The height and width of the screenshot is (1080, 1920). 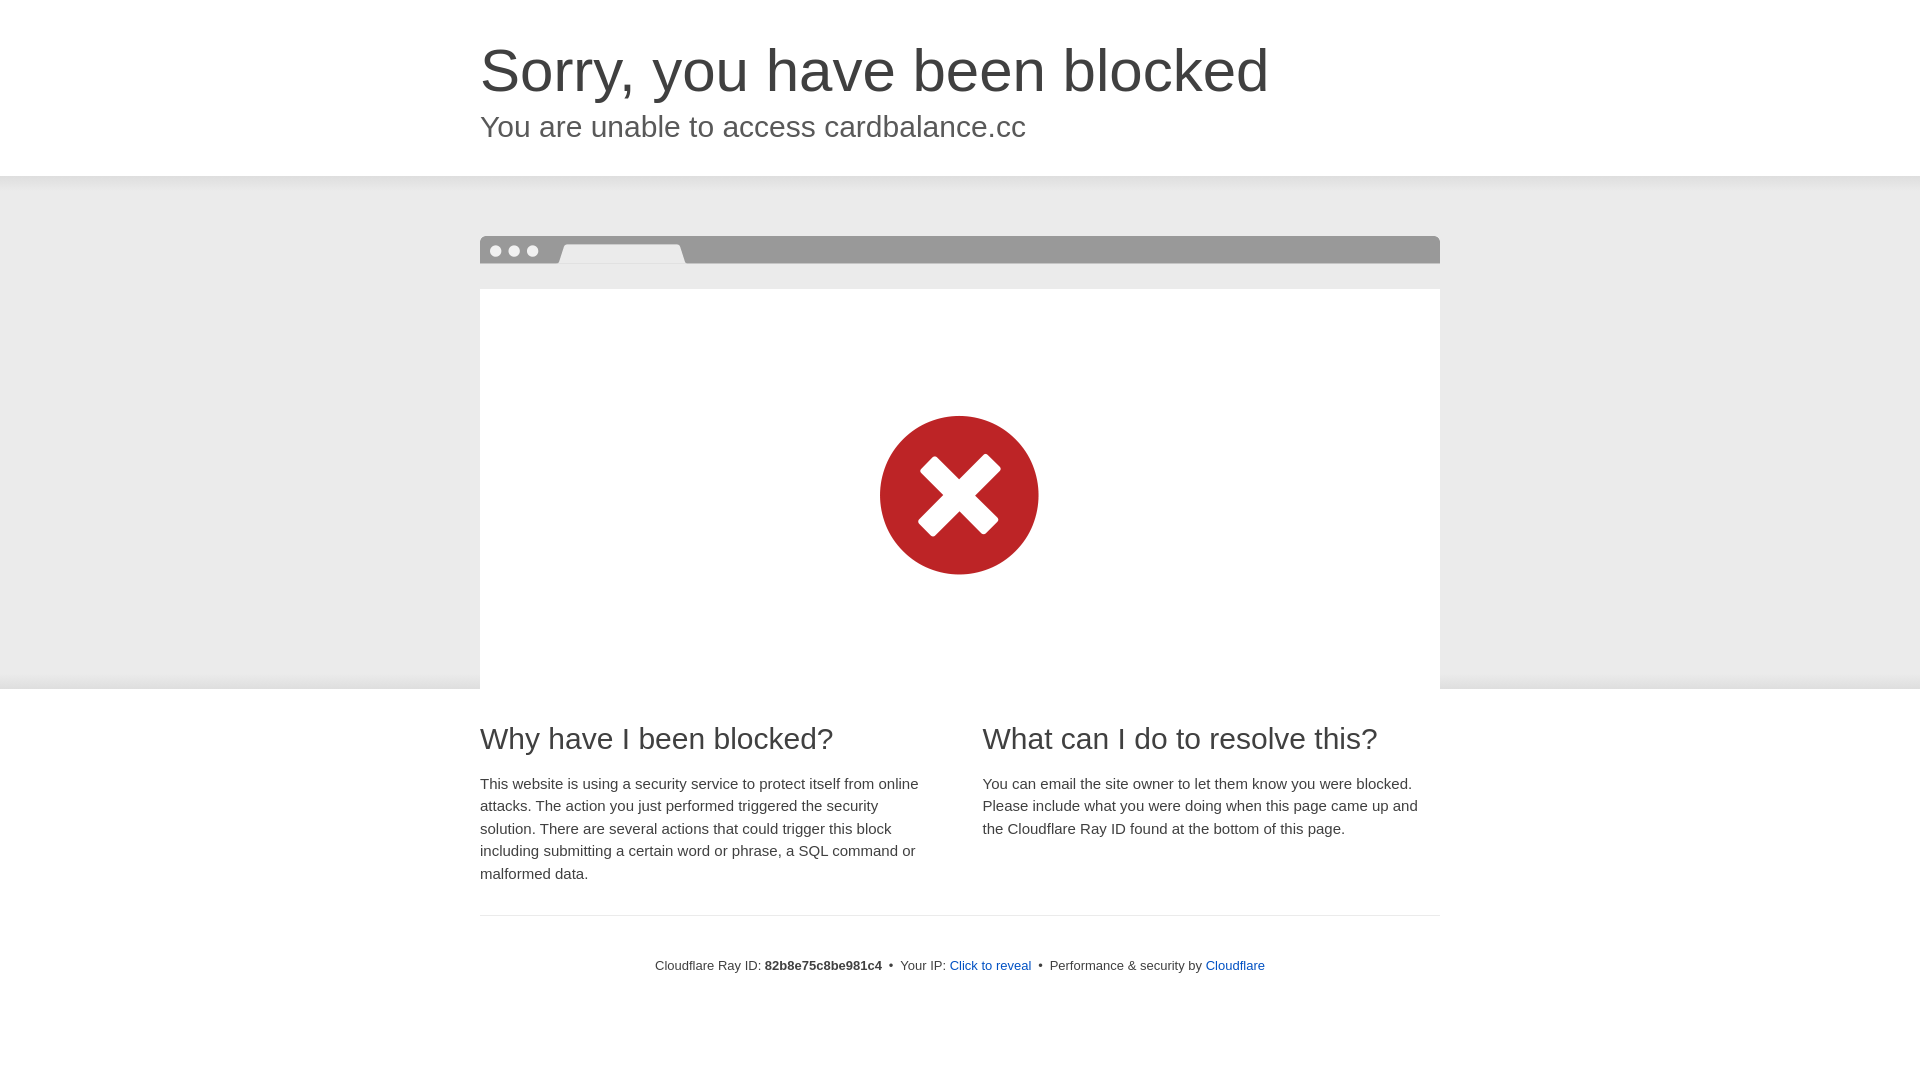 What do you see at coordinates (990, 964) in the screenshot?
I see `'Click to reveal'` at bounding box center [990, 964].